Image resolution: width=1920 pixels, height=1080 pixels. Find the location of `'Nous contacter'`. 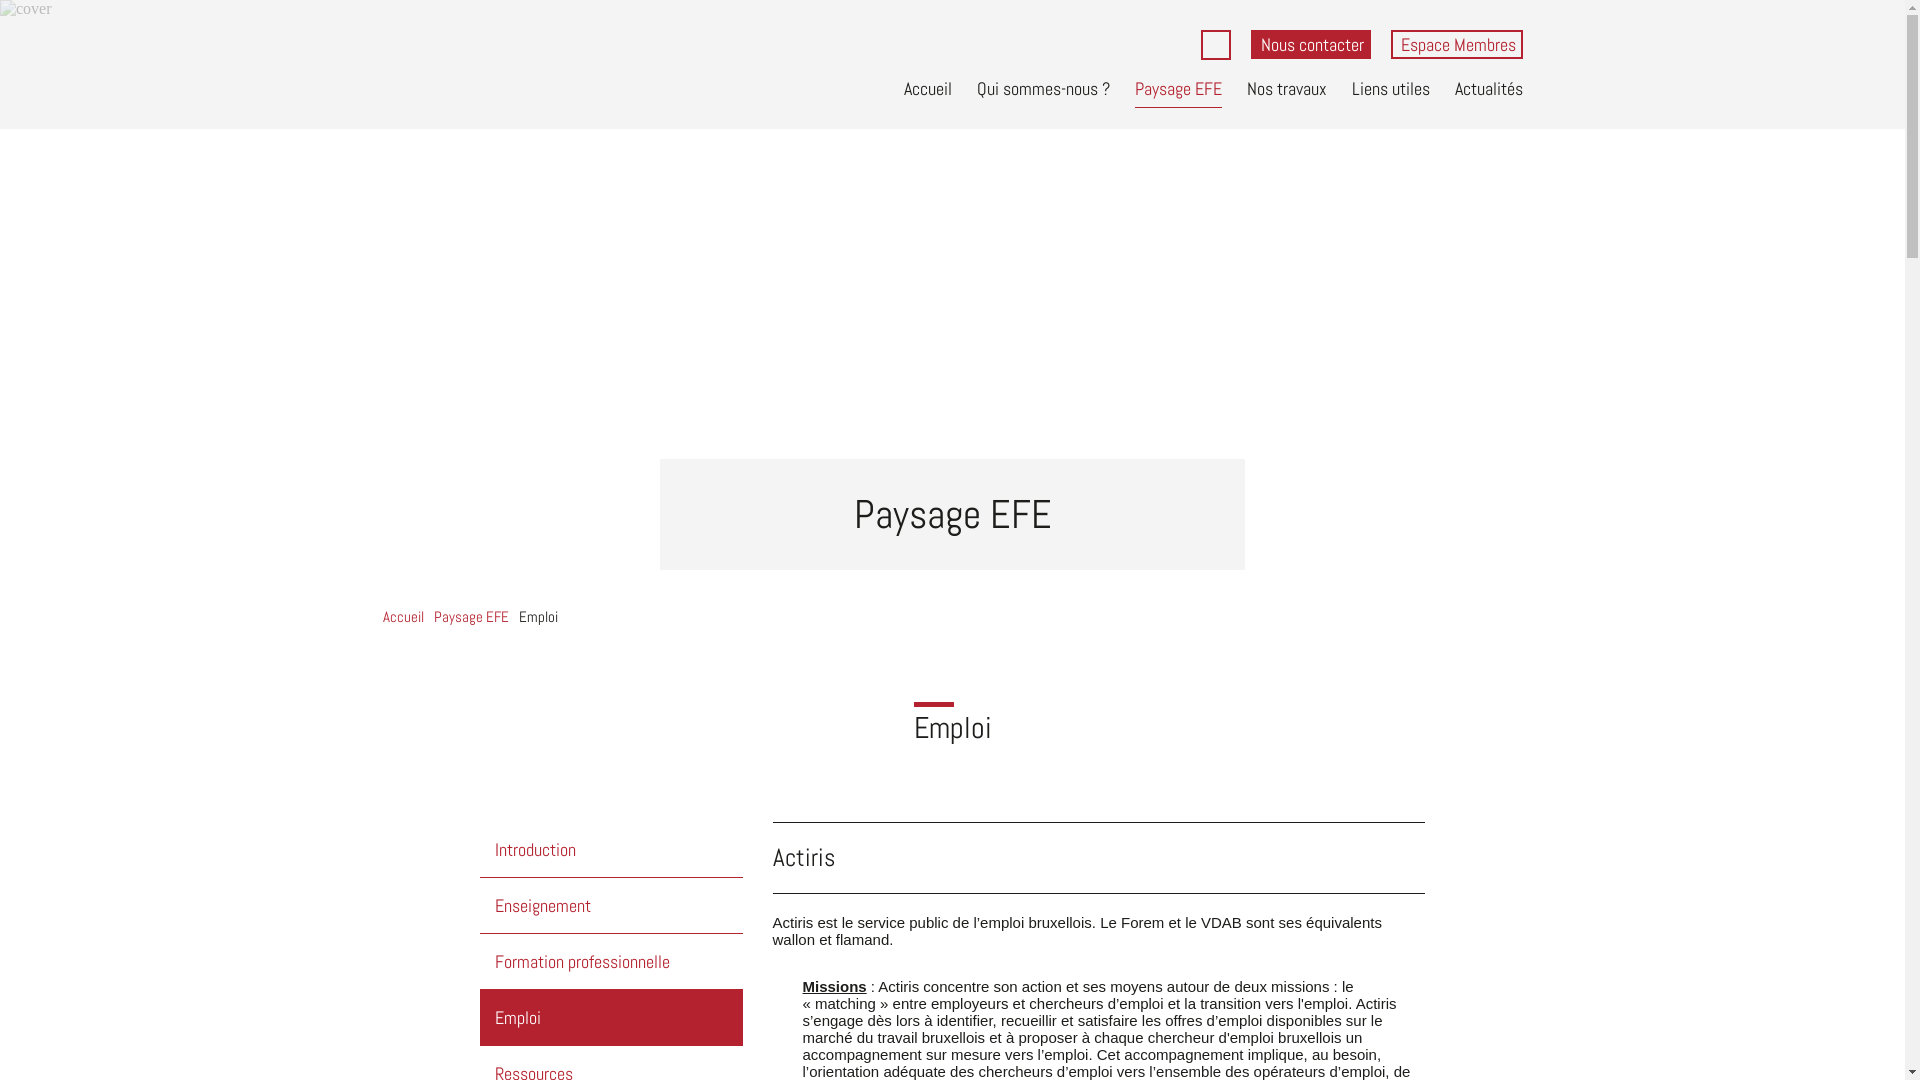

'Nous contacter' is located at coordinates (1310, 44).